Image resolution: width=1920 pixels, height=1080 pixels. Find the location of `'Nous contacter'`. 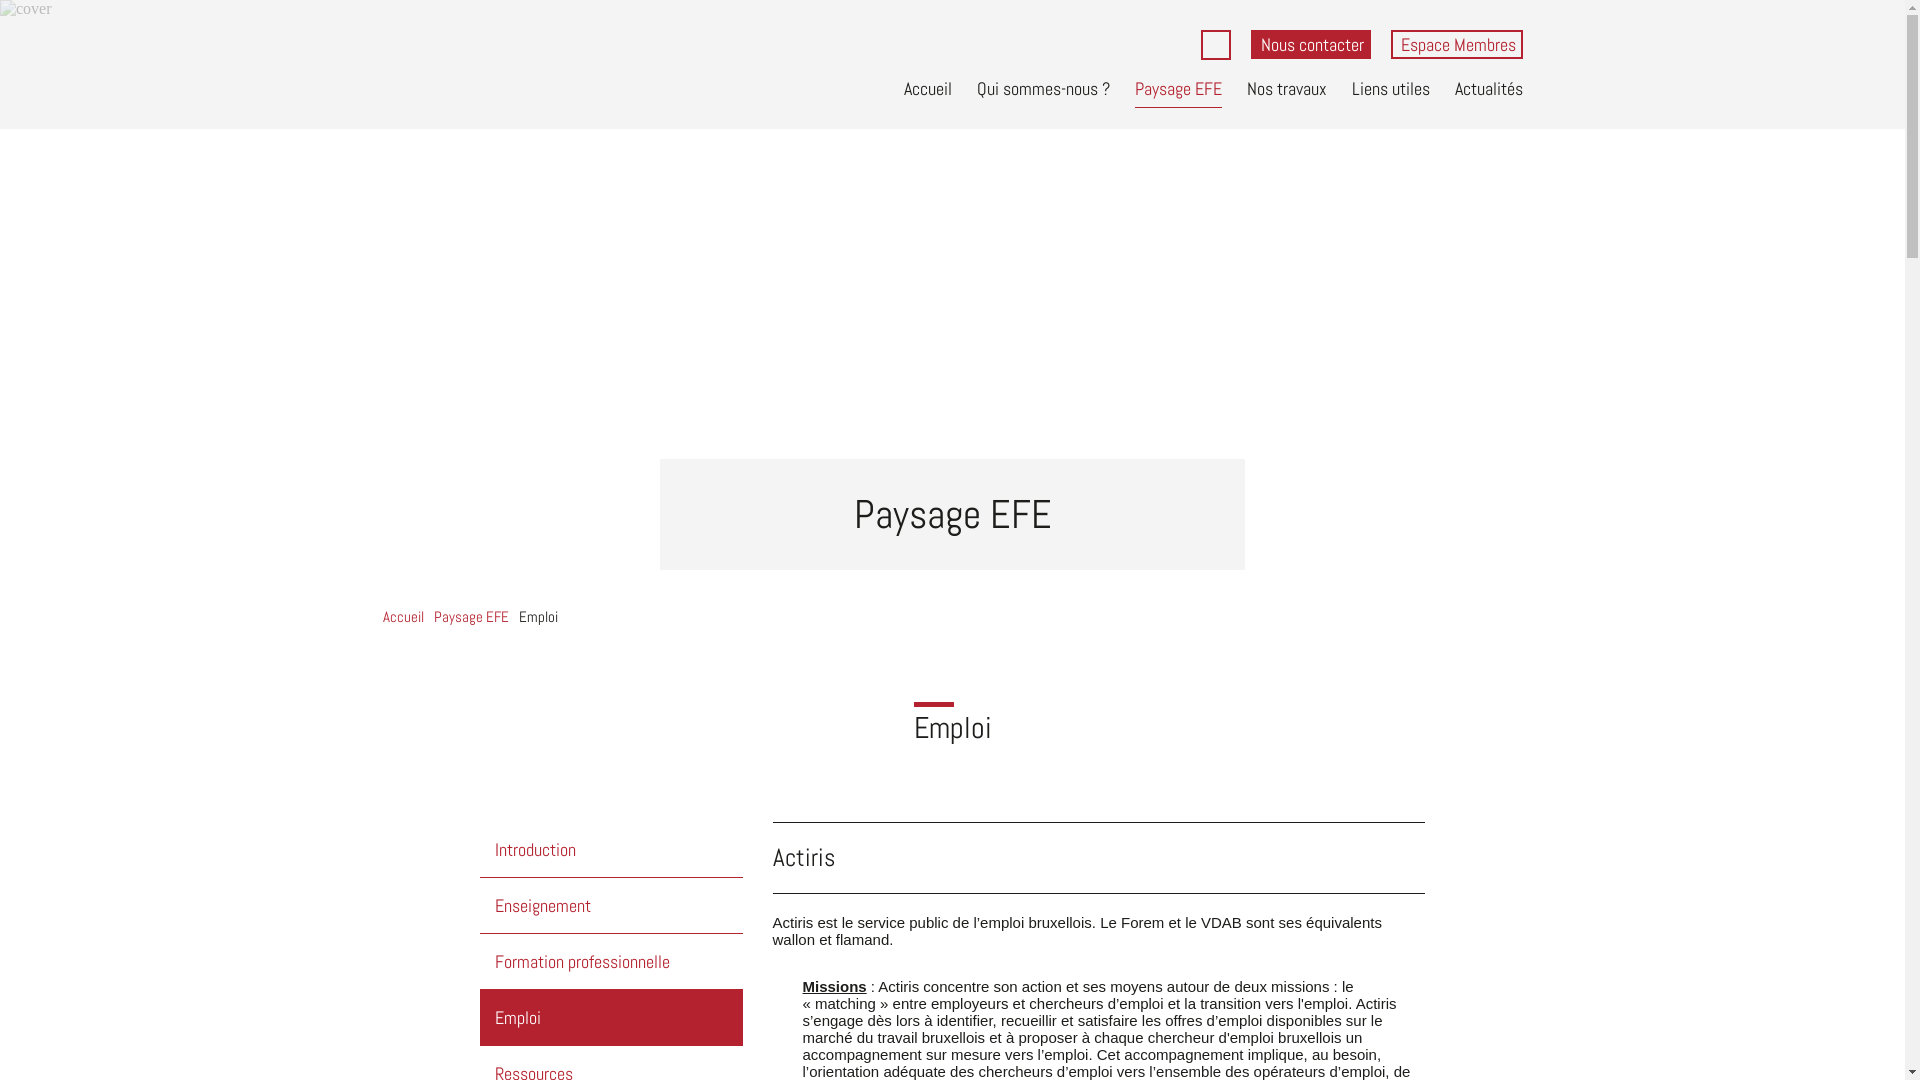

'Nous contacter' is located at coordinates (1310, 44).